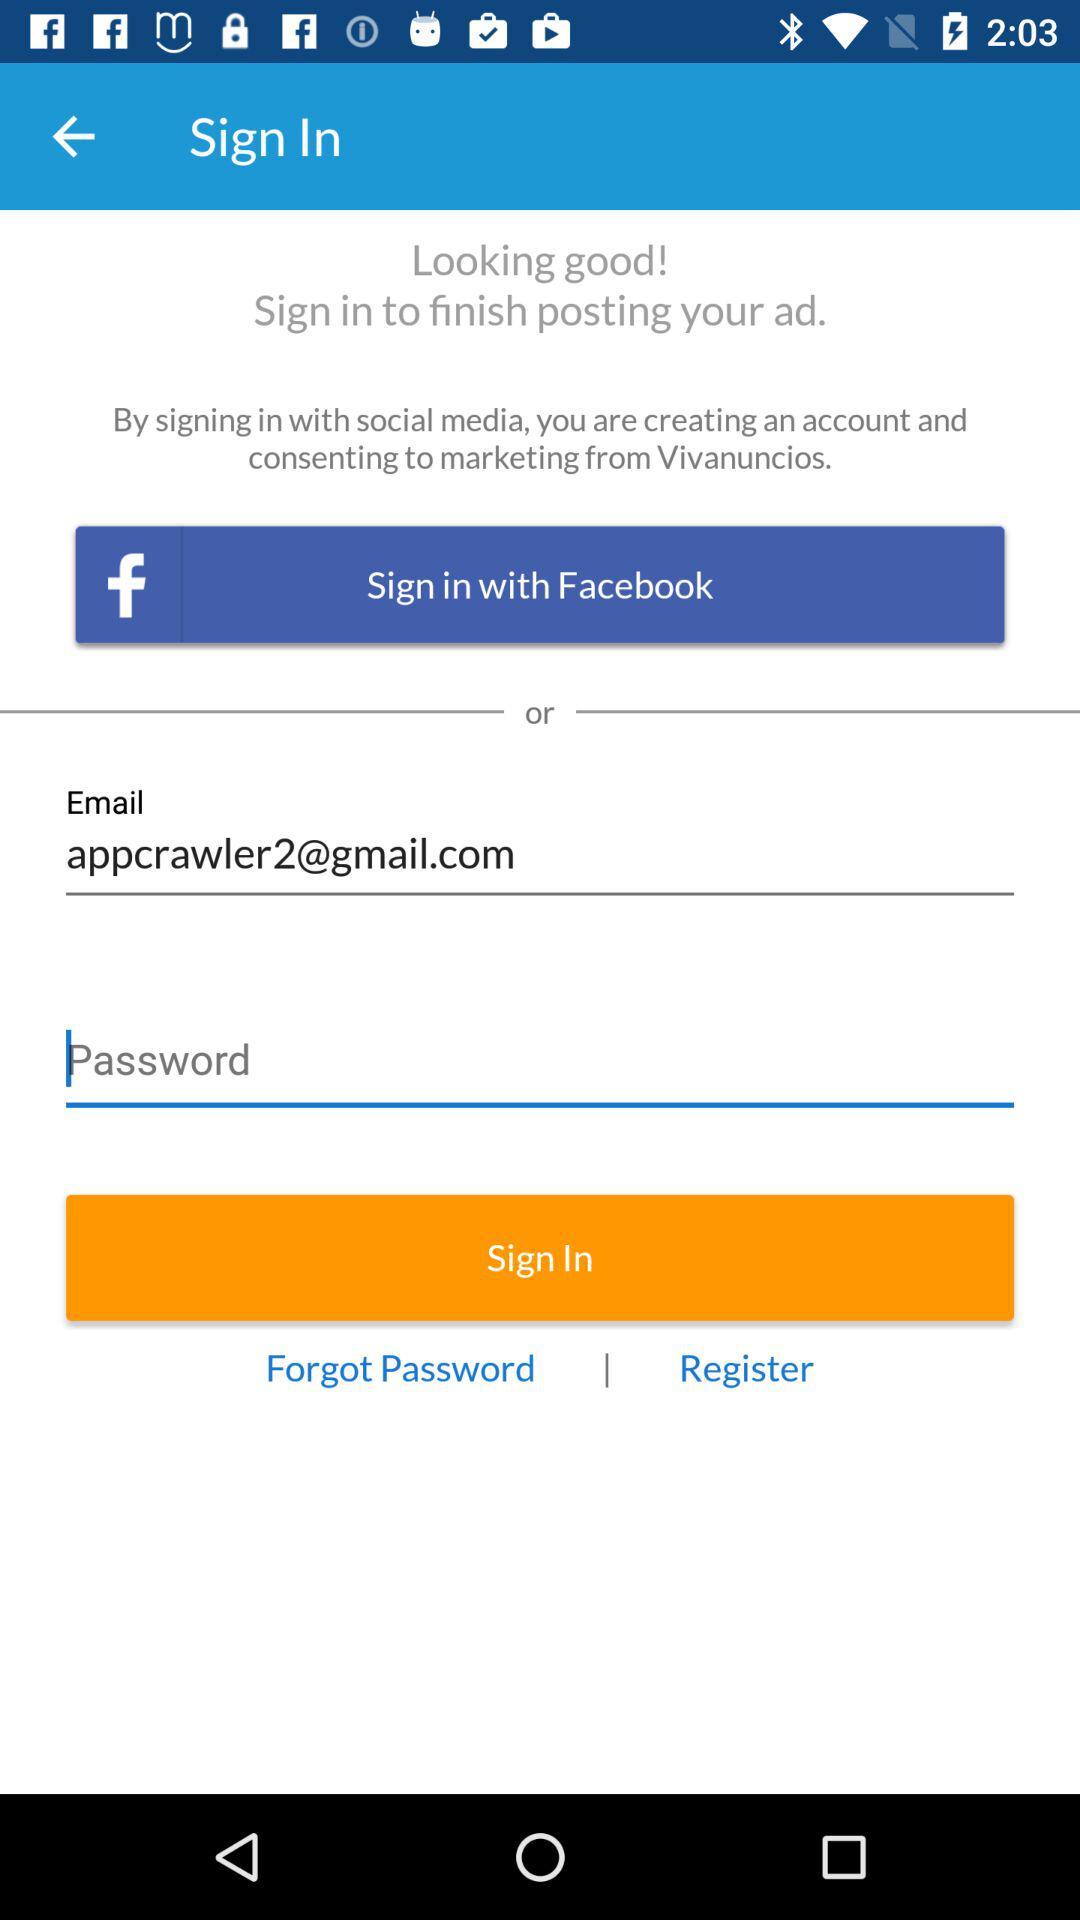 This screenshot has width=1080, height=1920. Describe the element at coordinates (540, 1256) in the screenshot. I see `sign in` at that location.